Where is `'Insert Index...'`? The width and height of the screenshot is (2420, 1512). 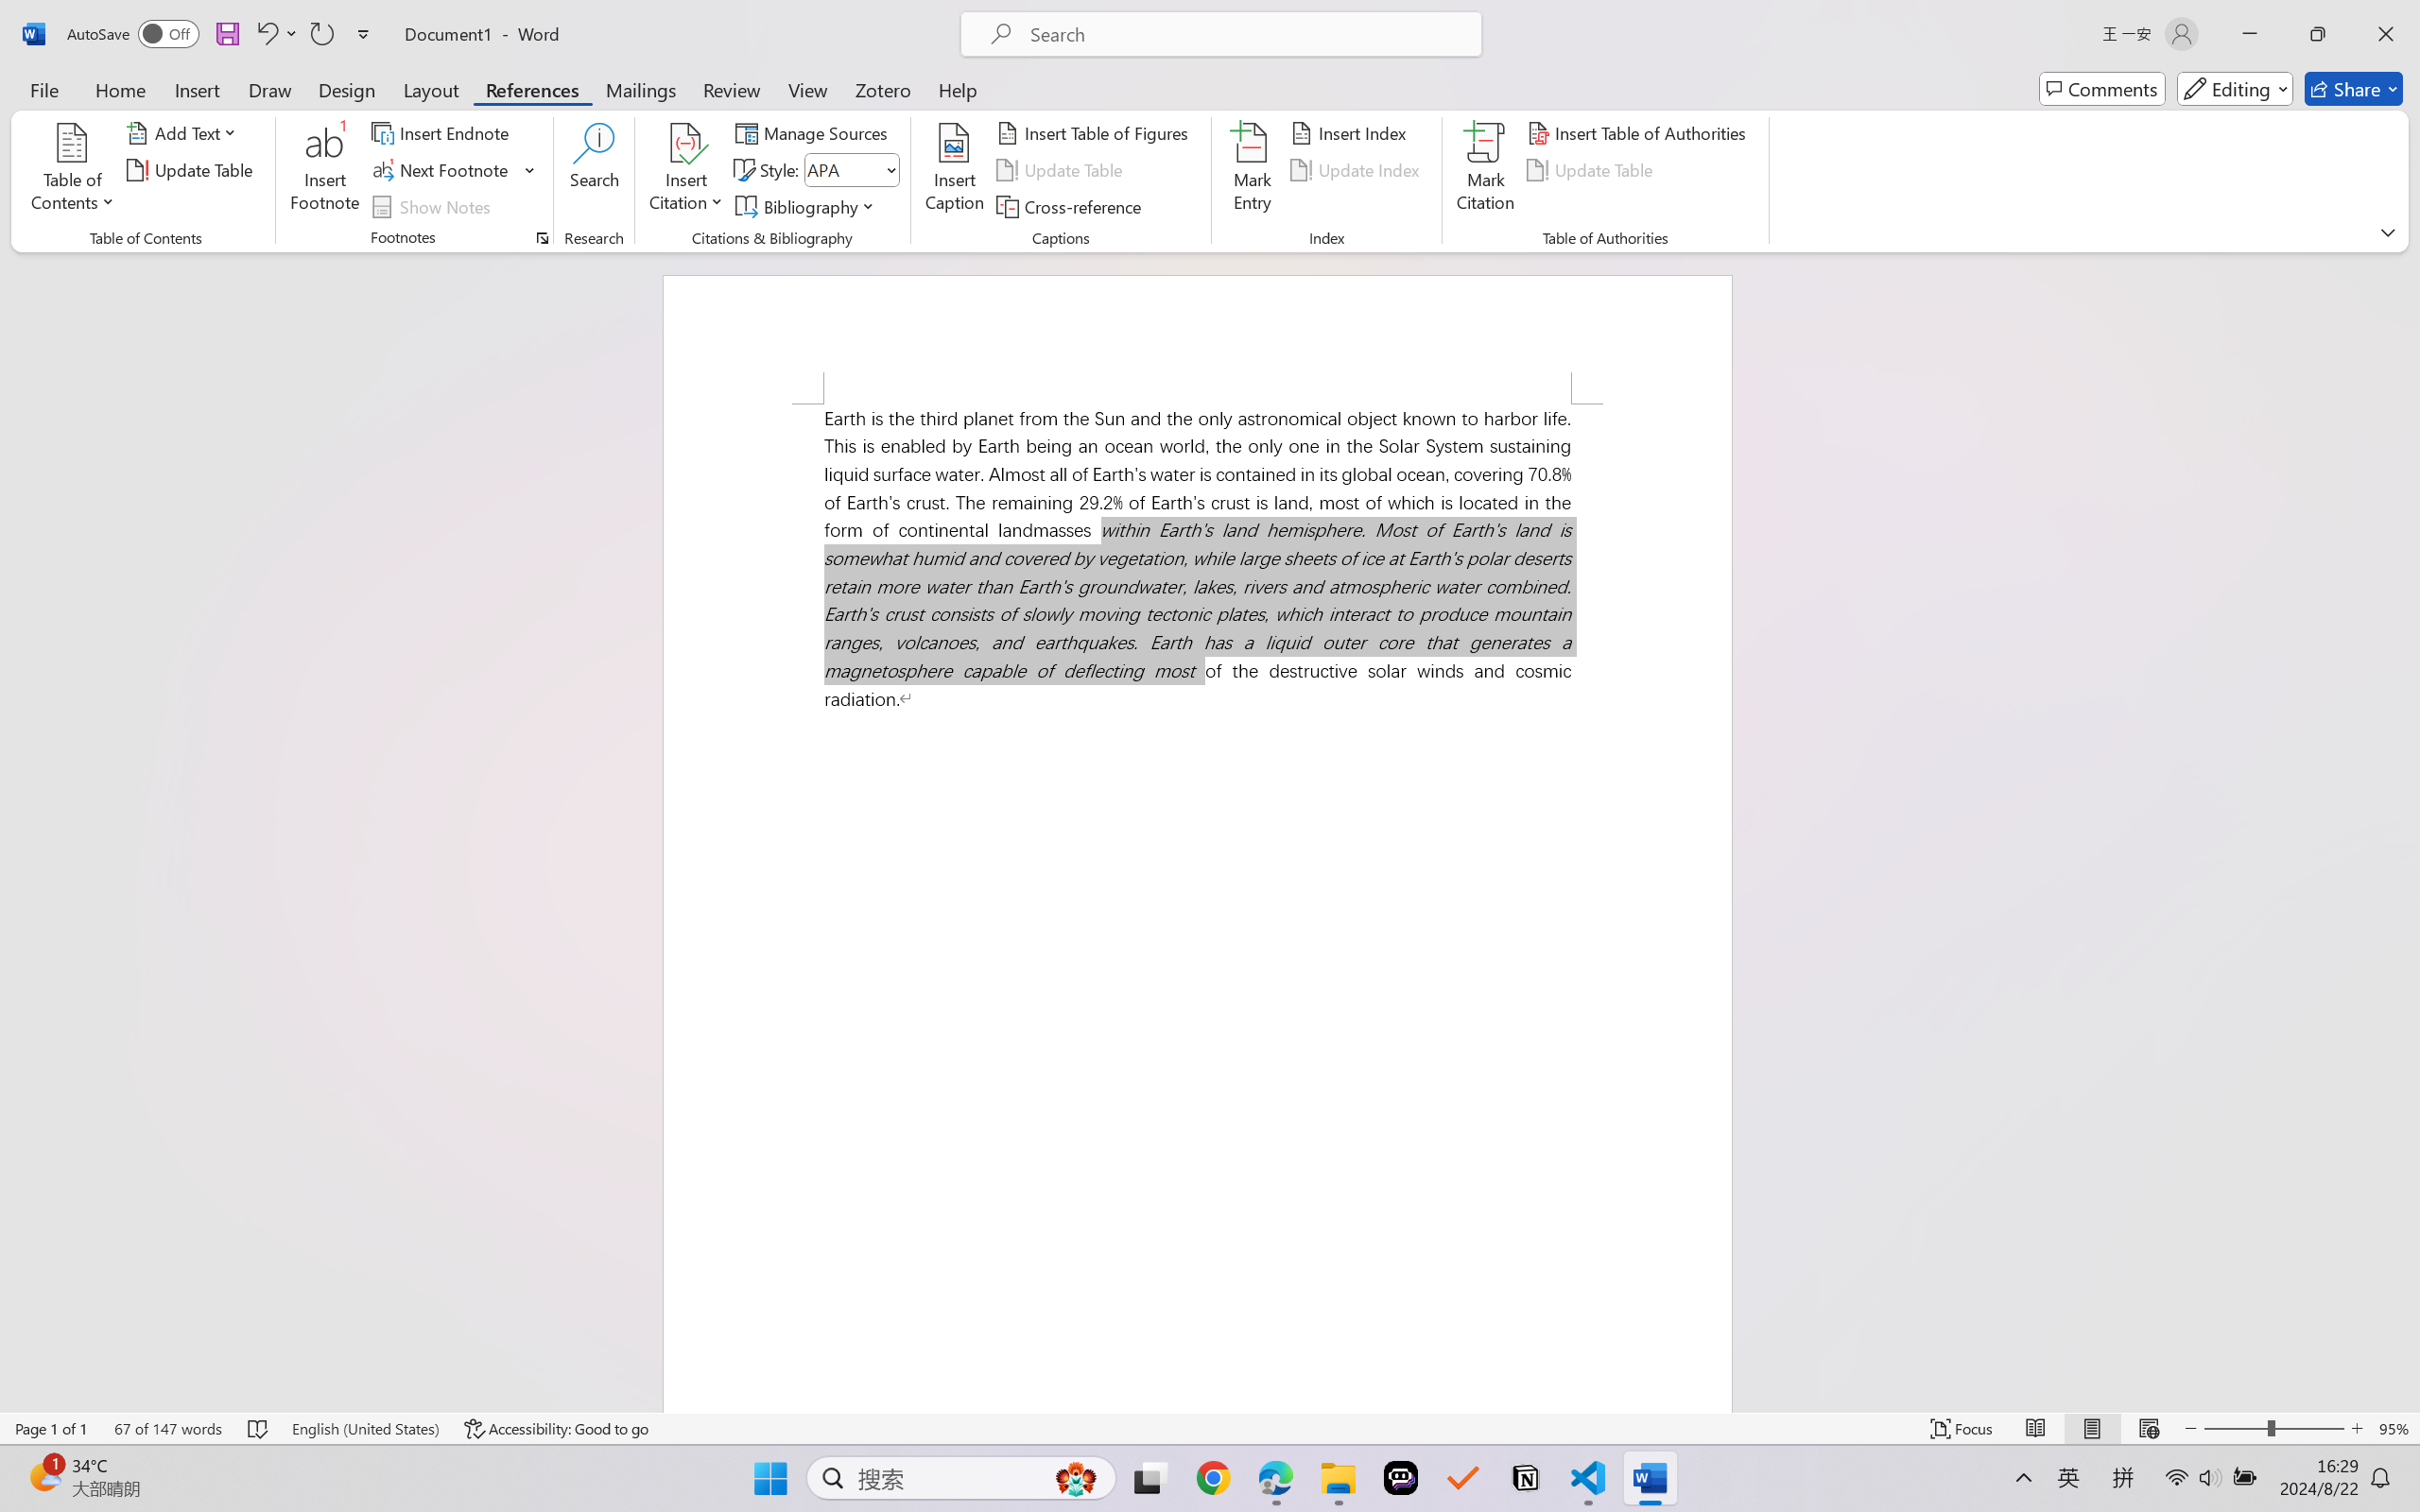 'Insert Index...' is located at coordinates (1350, 131).